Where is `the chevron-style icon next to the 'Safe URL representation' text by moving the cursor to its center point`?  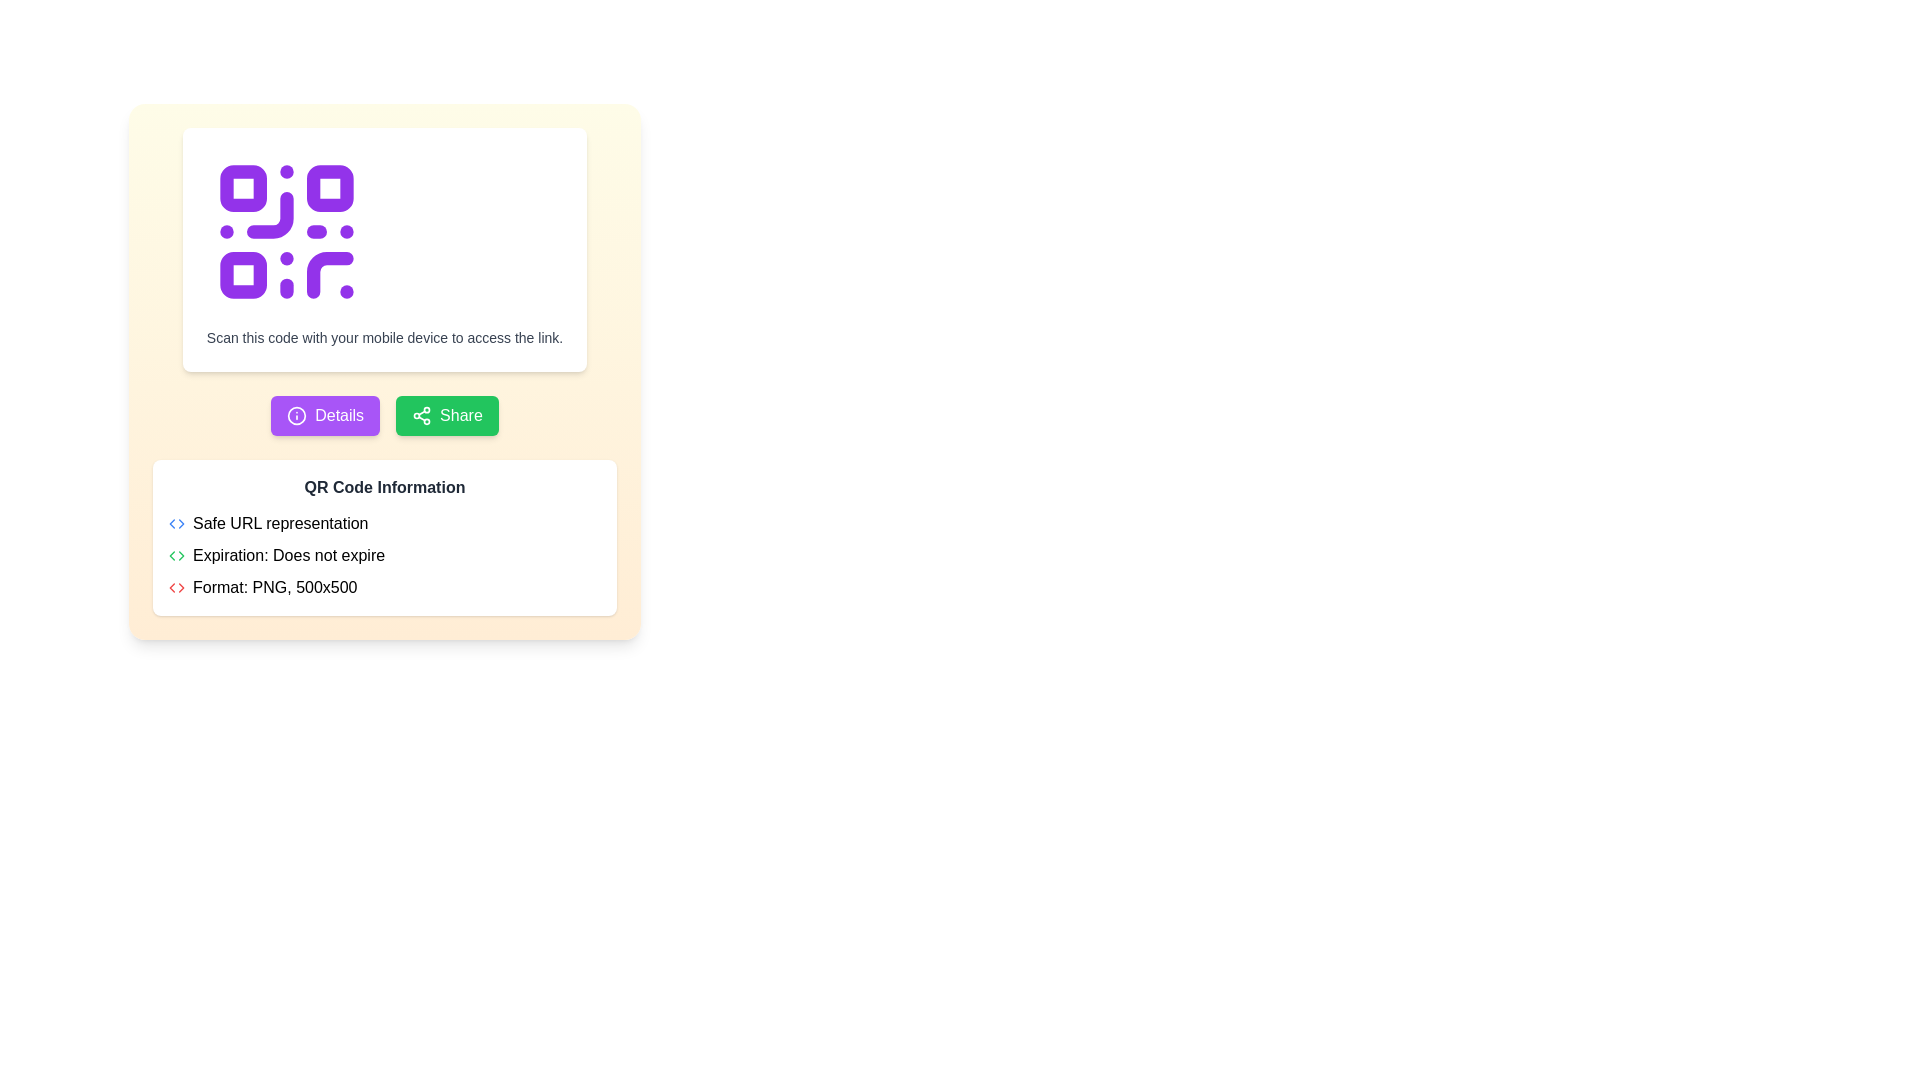 the chevron-style icon next to the 'Safe URL representation' text by moving the cursor to its center point is located at coordinates (177, 523).